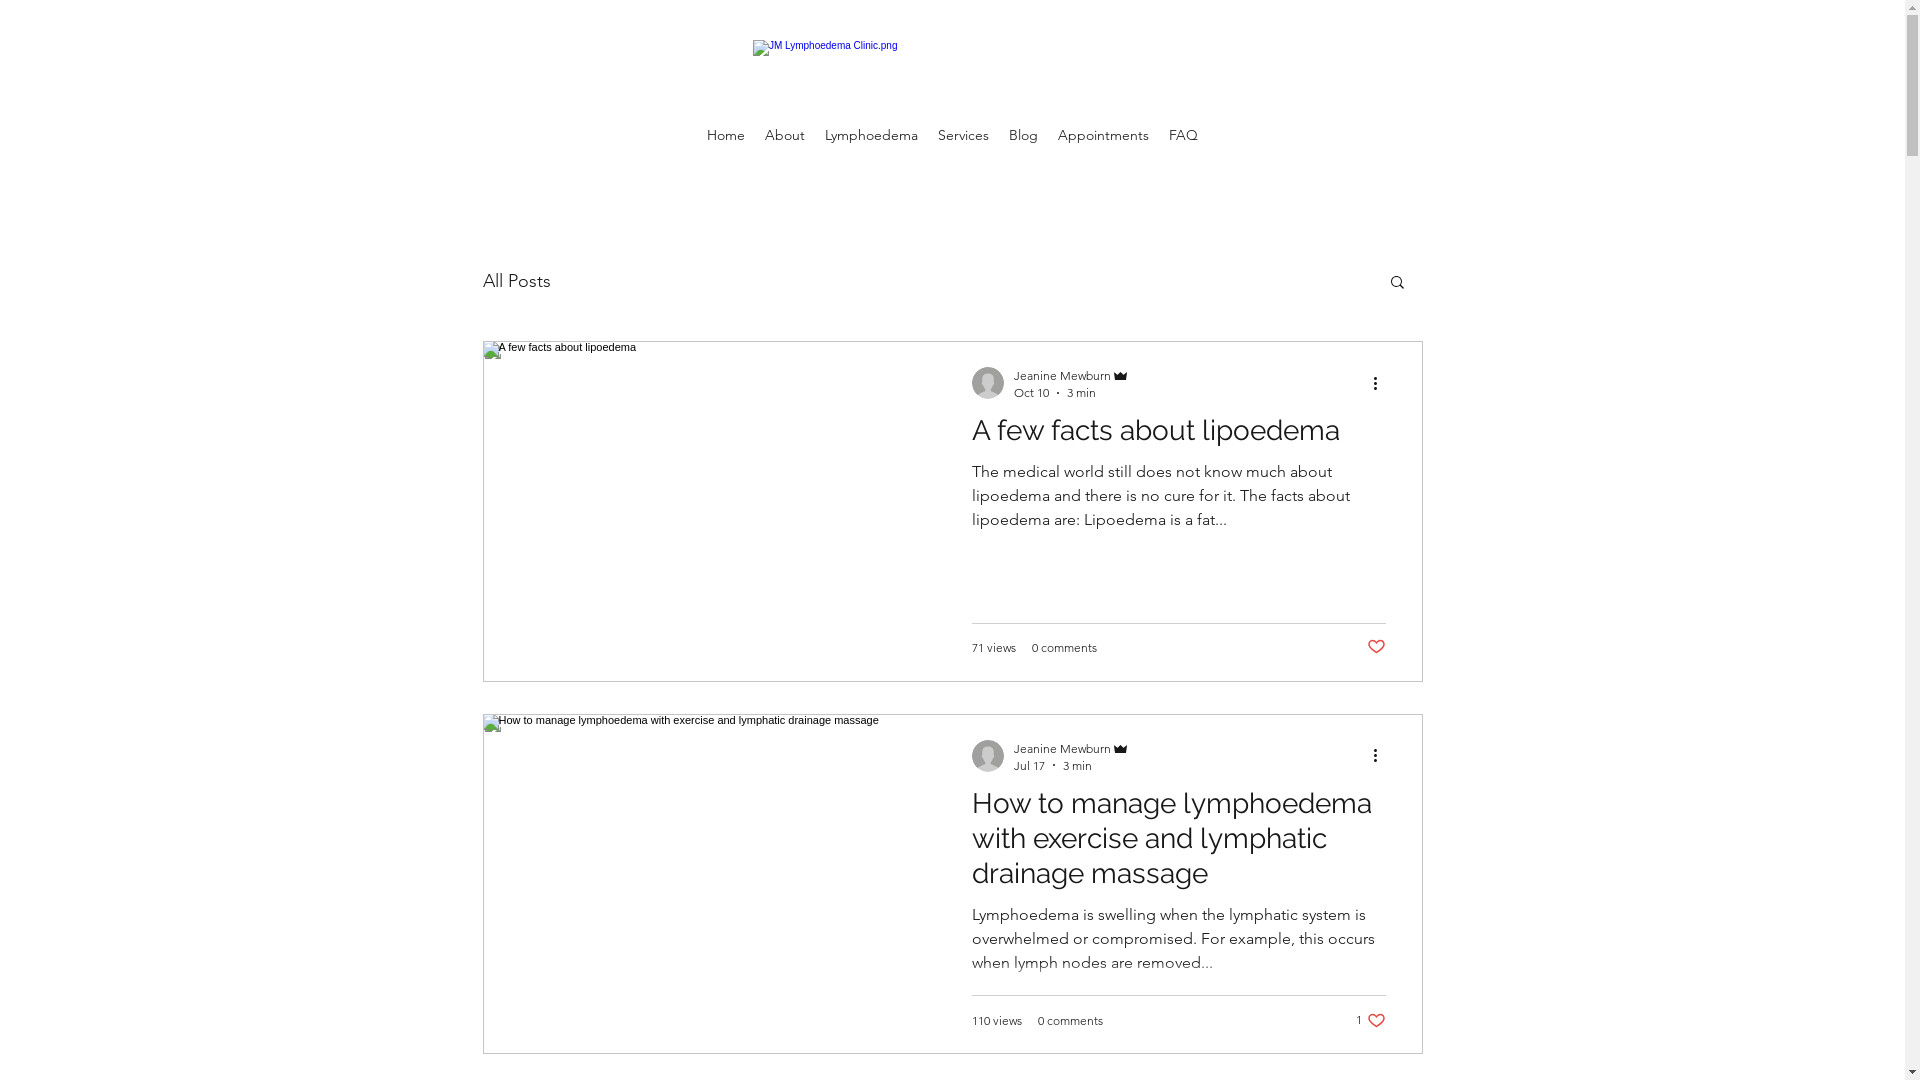  I want to click on 'Lymphoedema', so click(815, 135).